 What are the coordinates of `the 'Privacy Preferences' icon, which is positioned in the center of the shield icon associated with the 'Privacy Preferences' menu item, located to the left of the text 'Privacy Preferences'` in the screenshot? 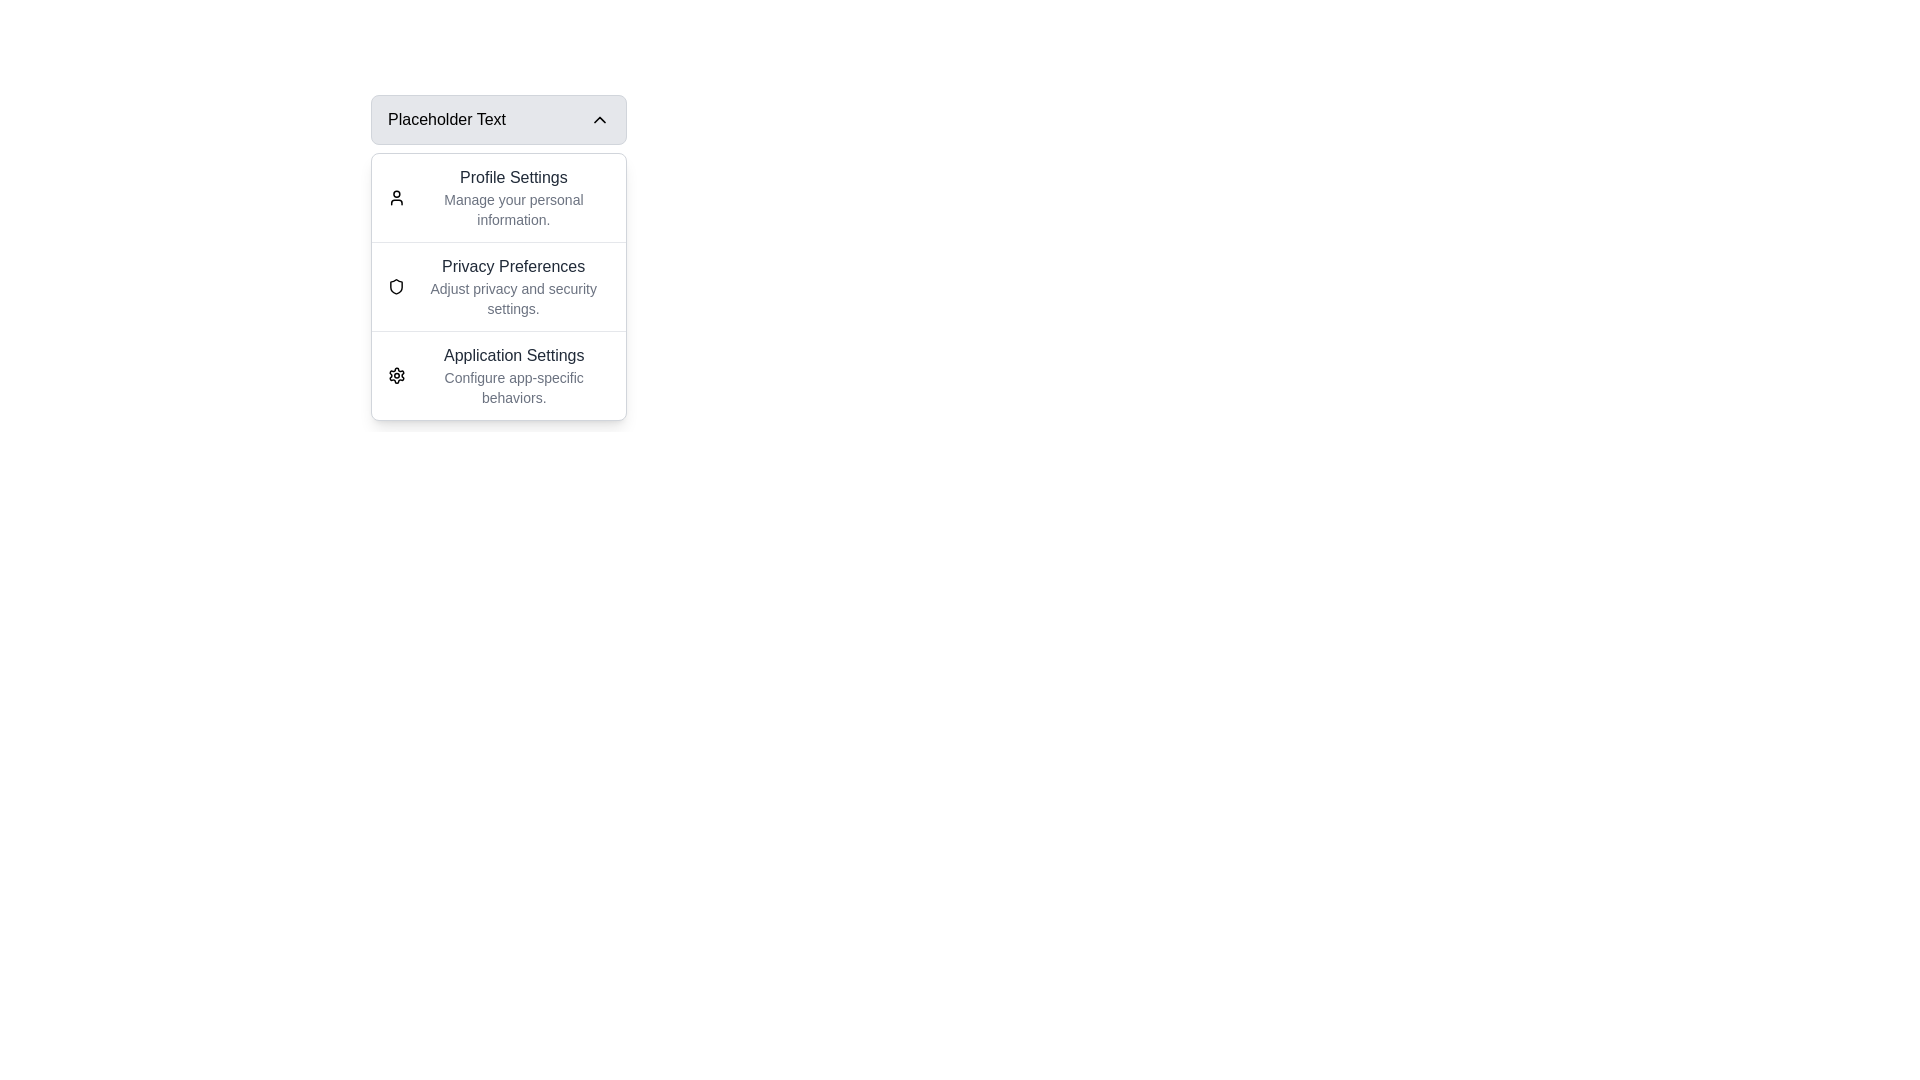 It's located at (396, 286).